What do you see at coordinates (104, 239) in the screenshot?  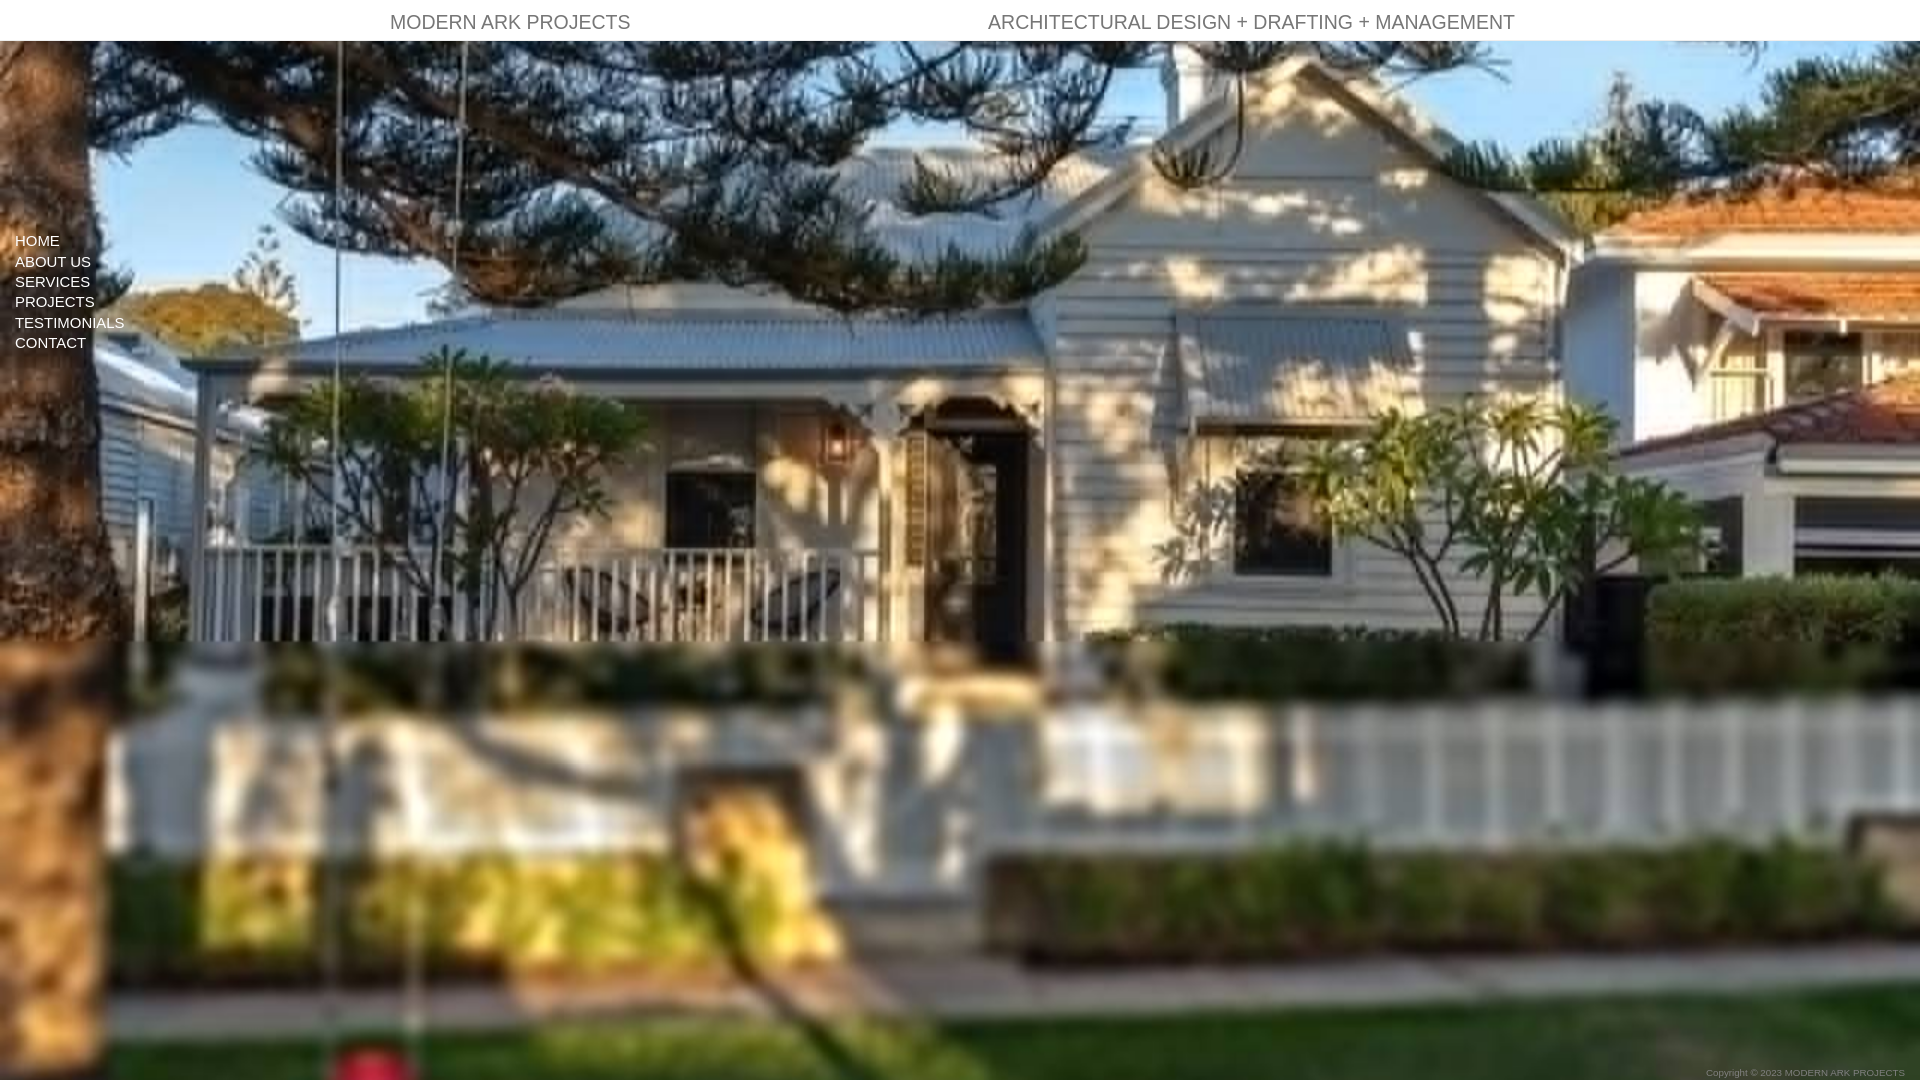 I see `'HOME'` at bounding box center [104, 239].